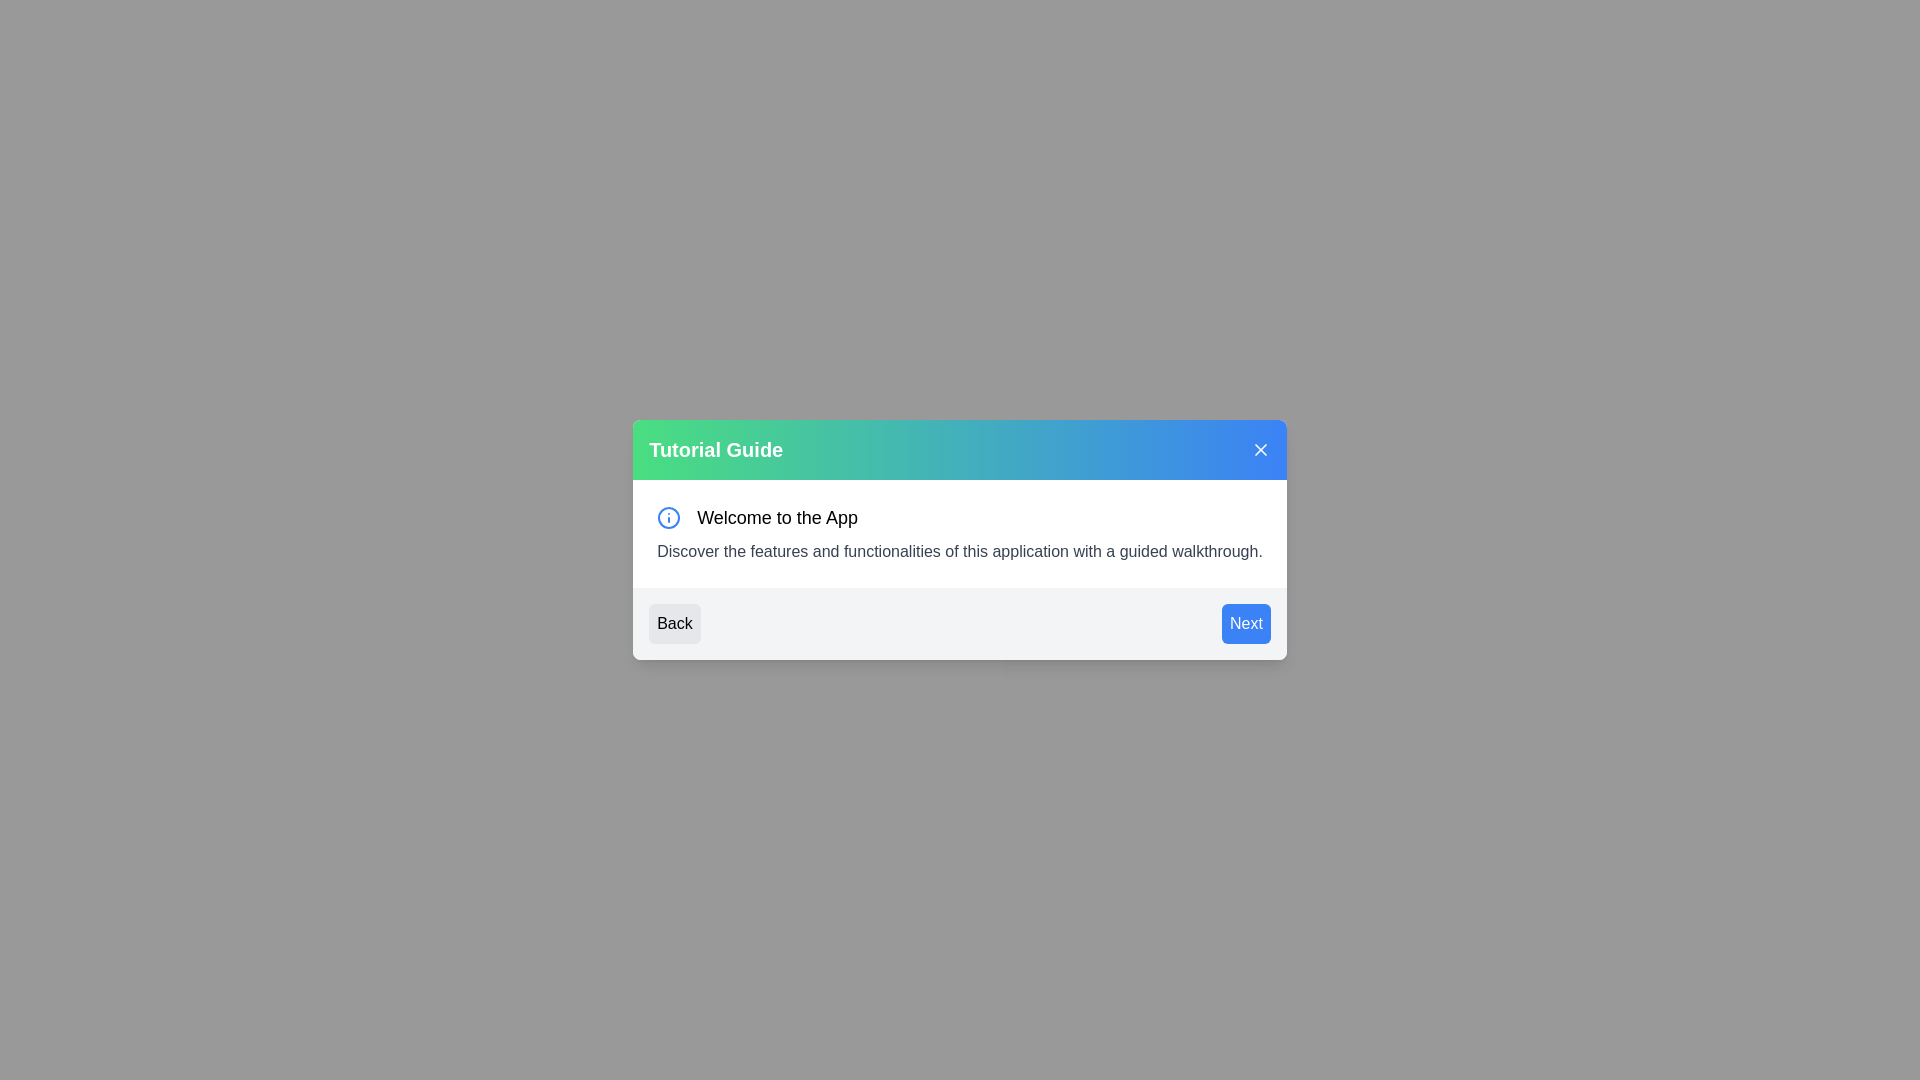  What do you see at coordinates (1245, 623) in the screenshot?
I see `the 'Next' button located at the bottom-right corner of the dialog box, positioned directly to the right of the gray 'Back' button, for keyboard interactions` at bounding box center [1245, 623].